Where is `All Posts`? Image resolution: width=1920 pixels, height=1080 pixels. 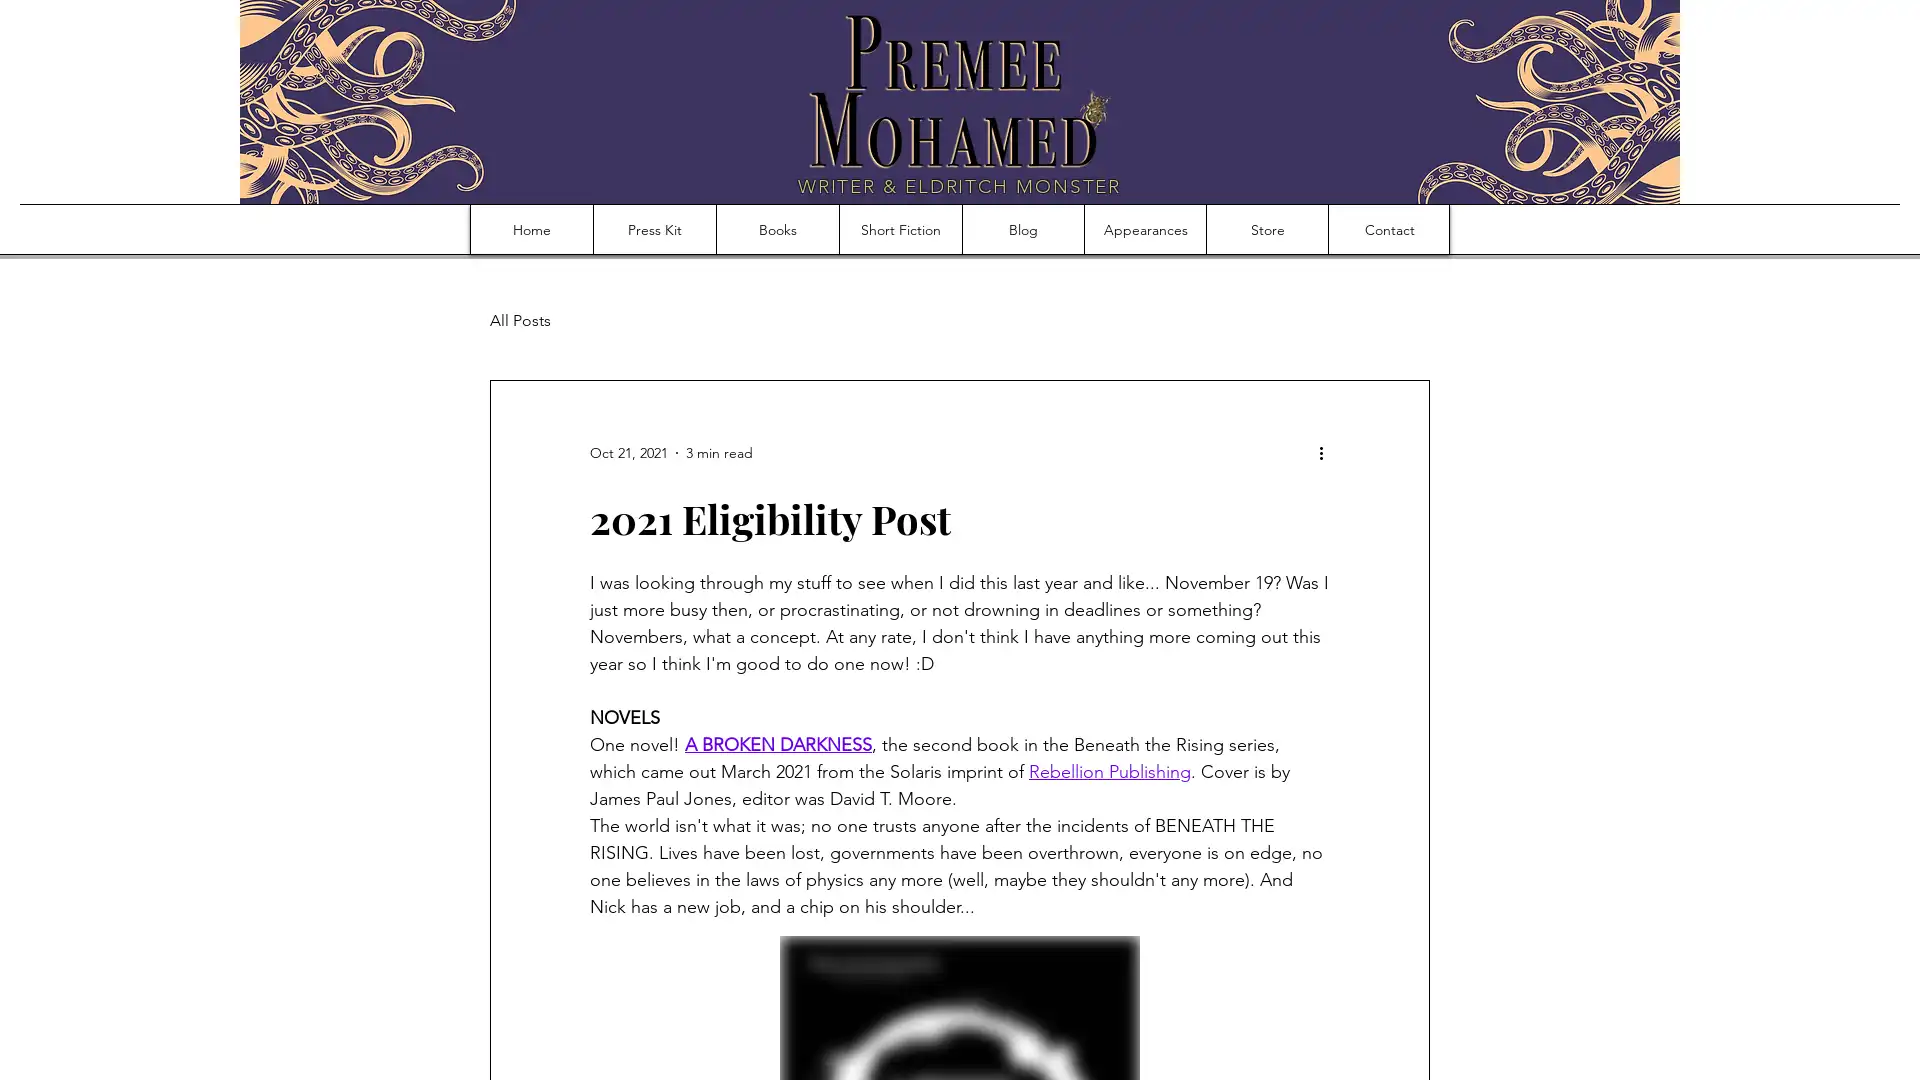 All Posts is located at coordinates (520, 318).